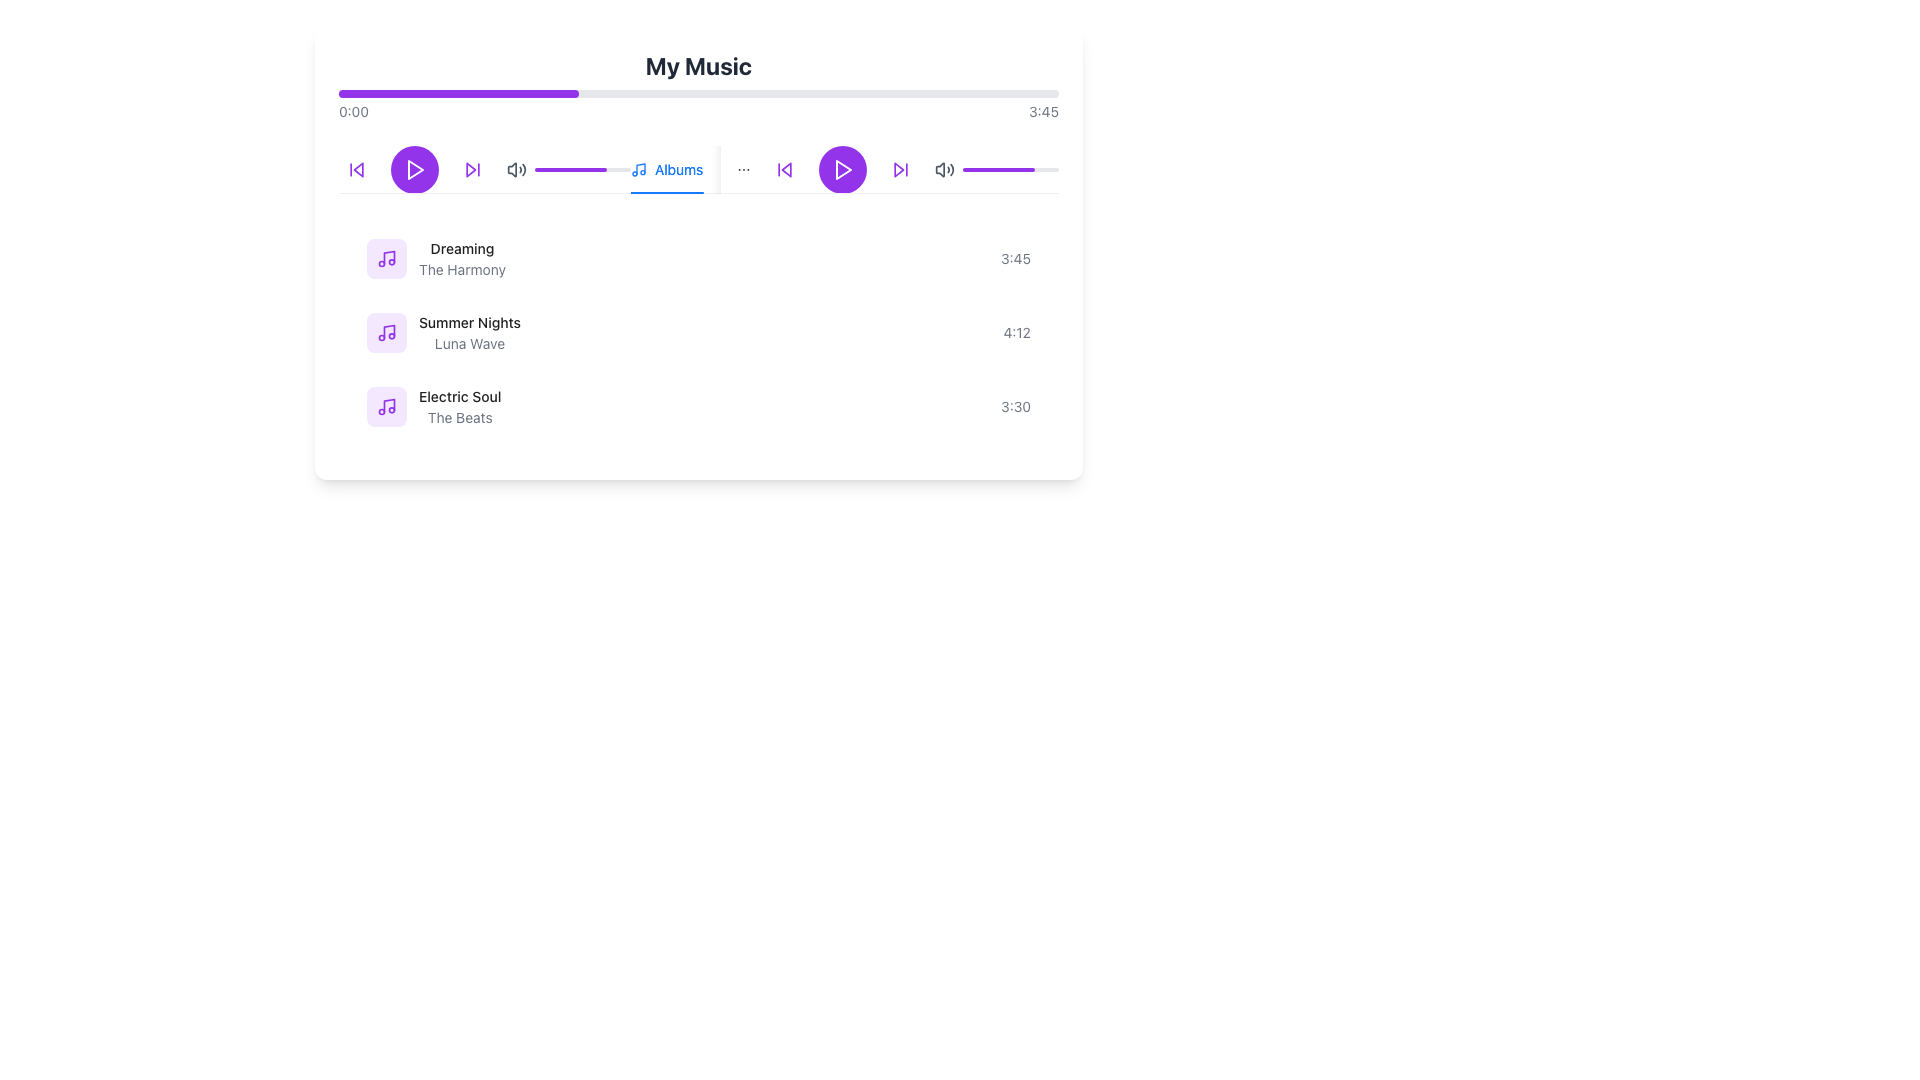  What do you see at coordinates (469, 342) in the screenshot?
I see `the static text label displaying 'Luna Wave', which is located beneath the title 'Summer Nights' and styled in light gray font` at bounding box center [469, 342].